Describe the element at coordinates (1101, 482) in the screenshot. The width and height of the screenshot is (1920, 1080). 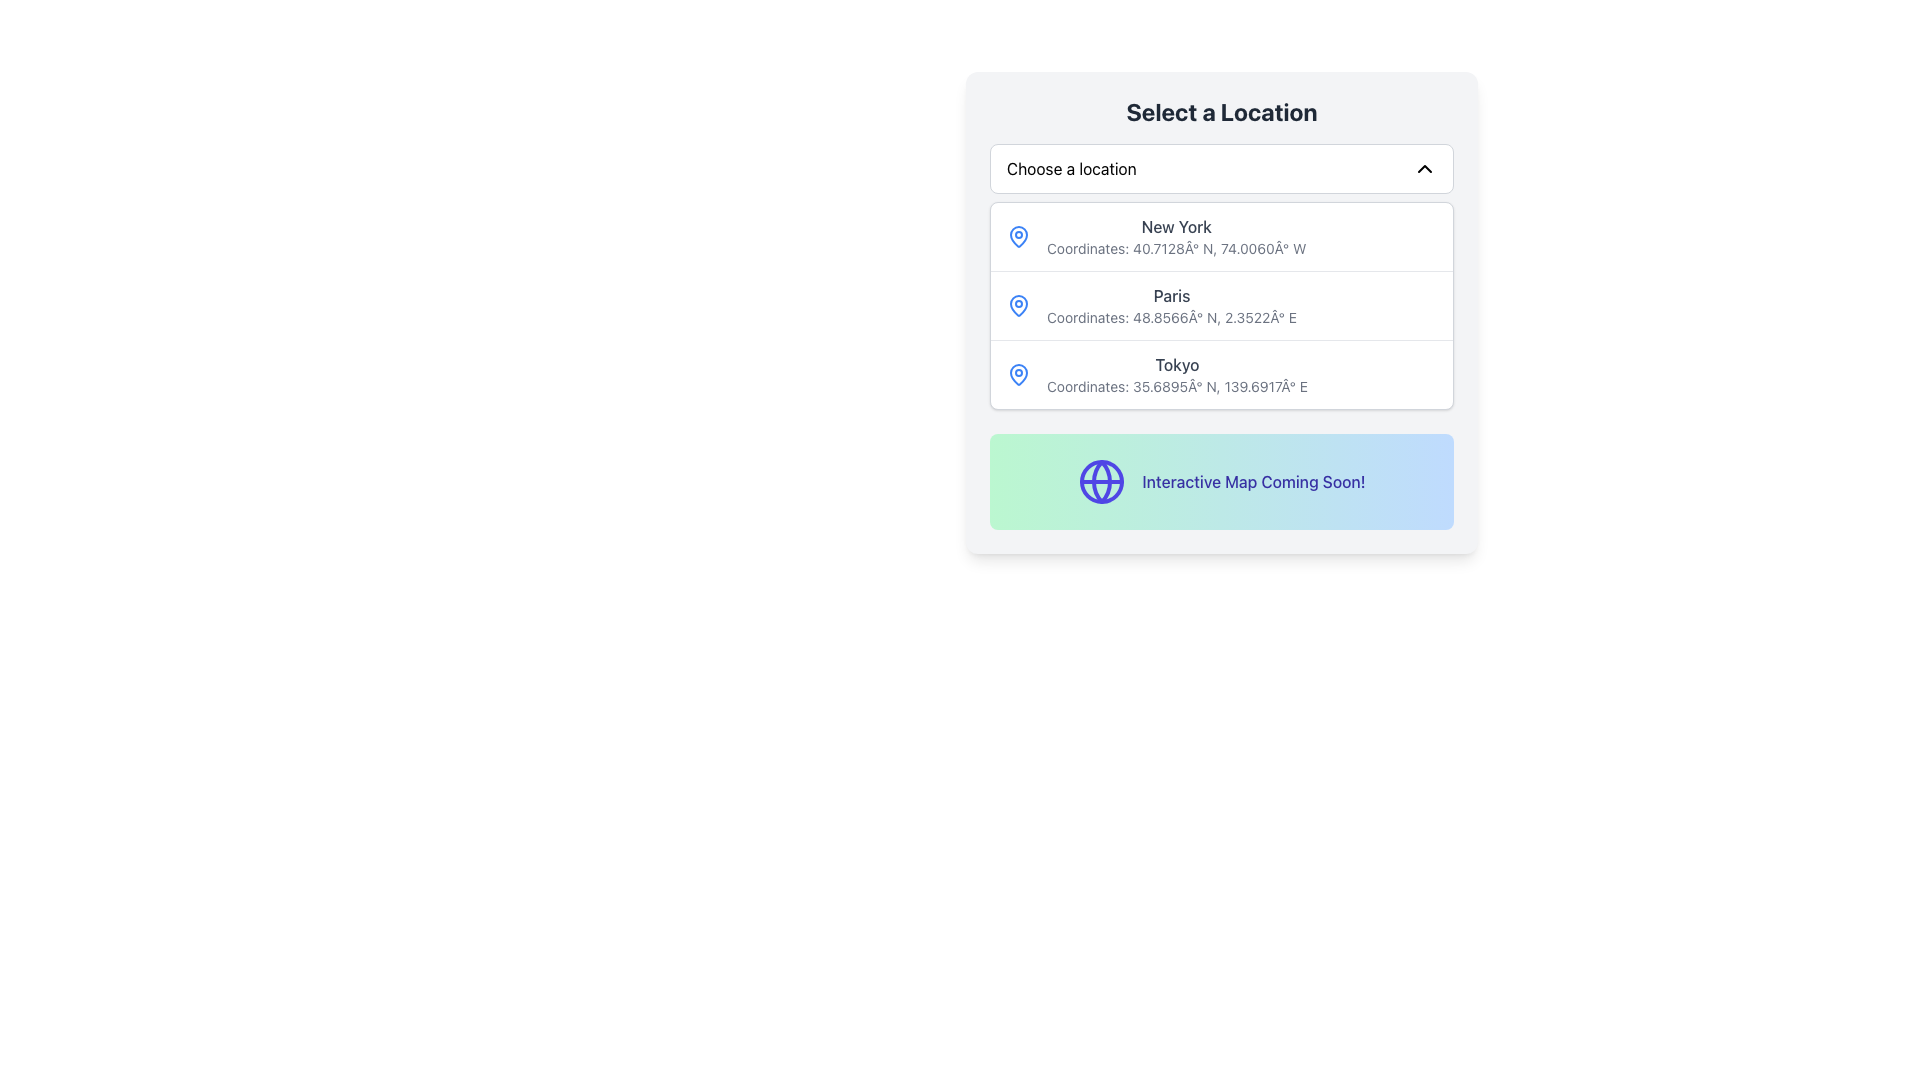
I see `the graphical icon component (SVG circle) at the center of the globe icon located in the interactive map placeholder area` at that location.